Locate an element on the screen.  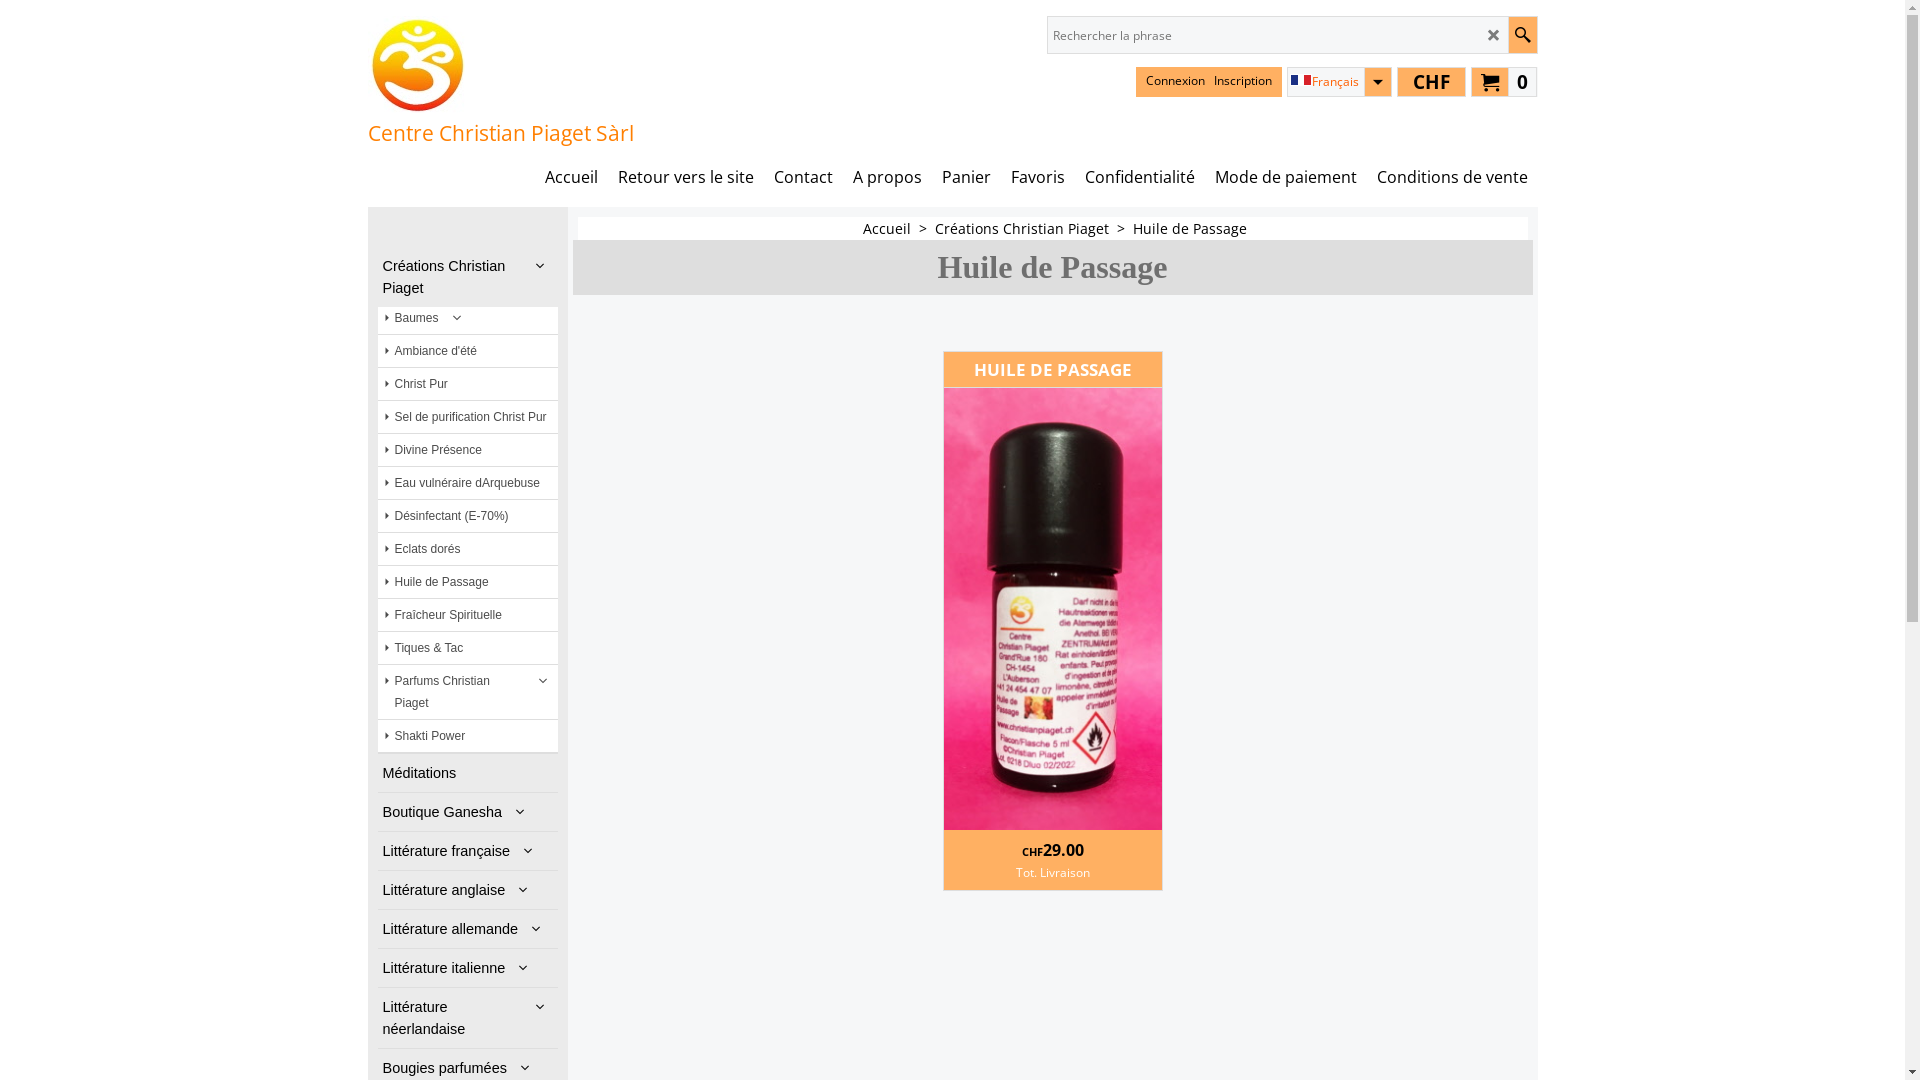
'Conditions de vente' is located at coordinates (1451, 176).